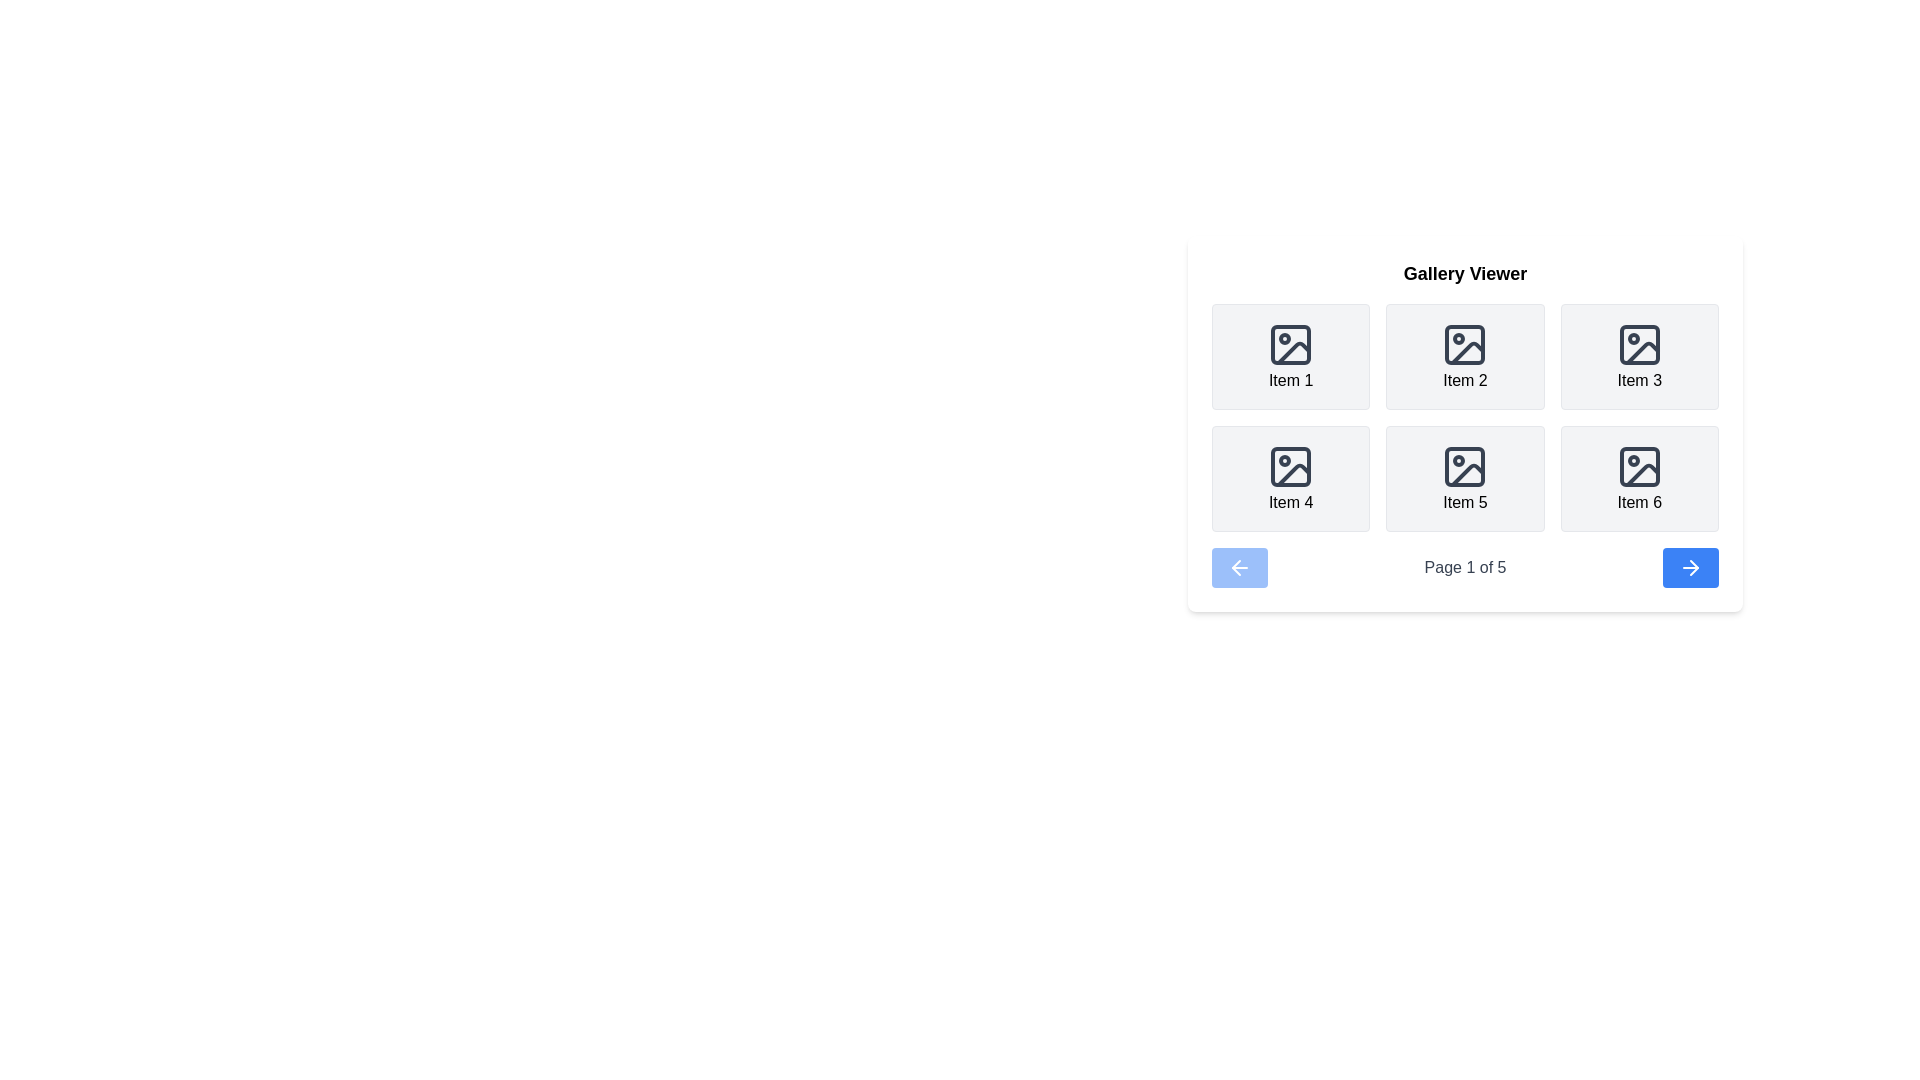  I want to click on the Card-like element representing 'Item 1' in the upper left corner of the grid-based gallery, so click(1291, 356).